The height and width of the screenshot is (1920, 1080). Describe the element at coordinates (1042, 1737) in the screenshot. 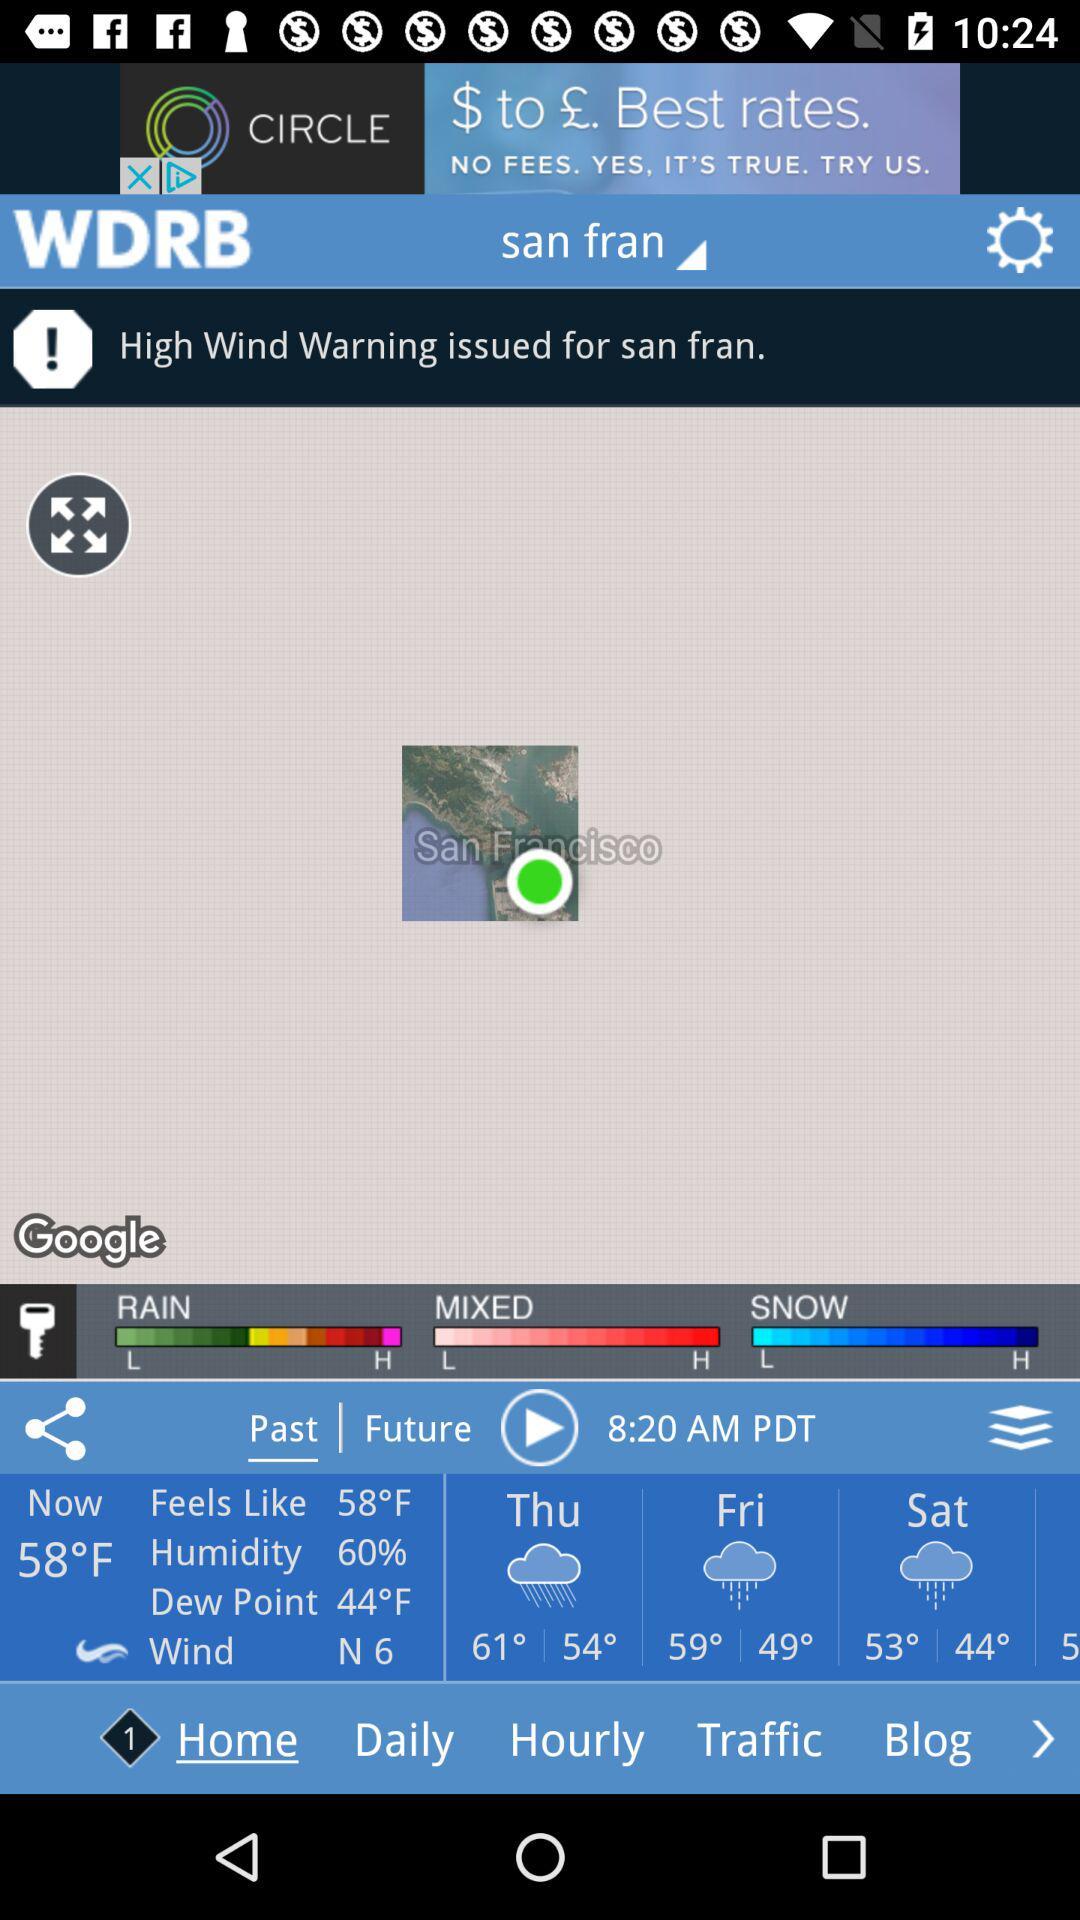

I see `the arrow_forward icon` at that location.